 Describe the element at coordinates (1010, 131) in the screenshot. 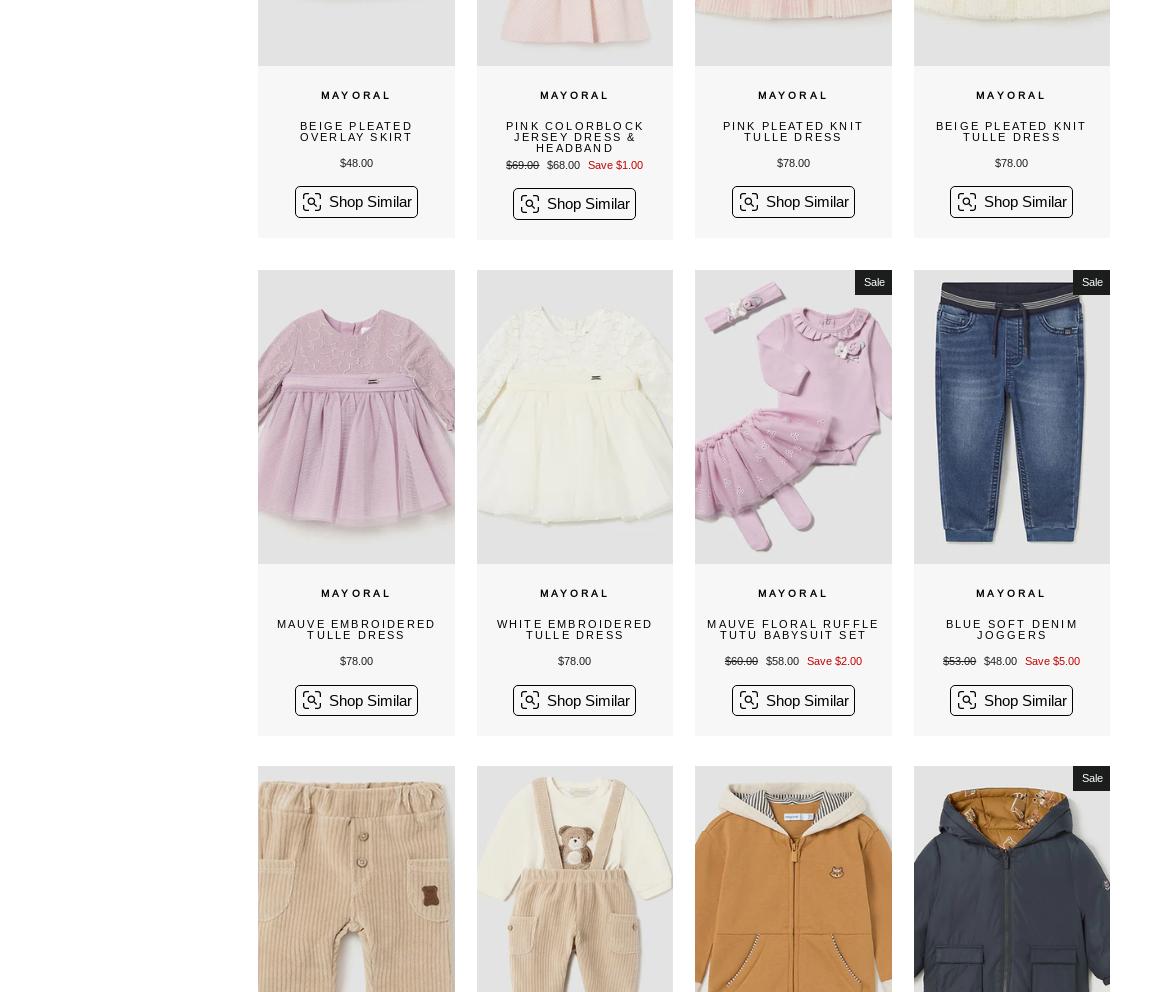

I see `'Beige Pleated Knit Tulle Dress'` at that location.